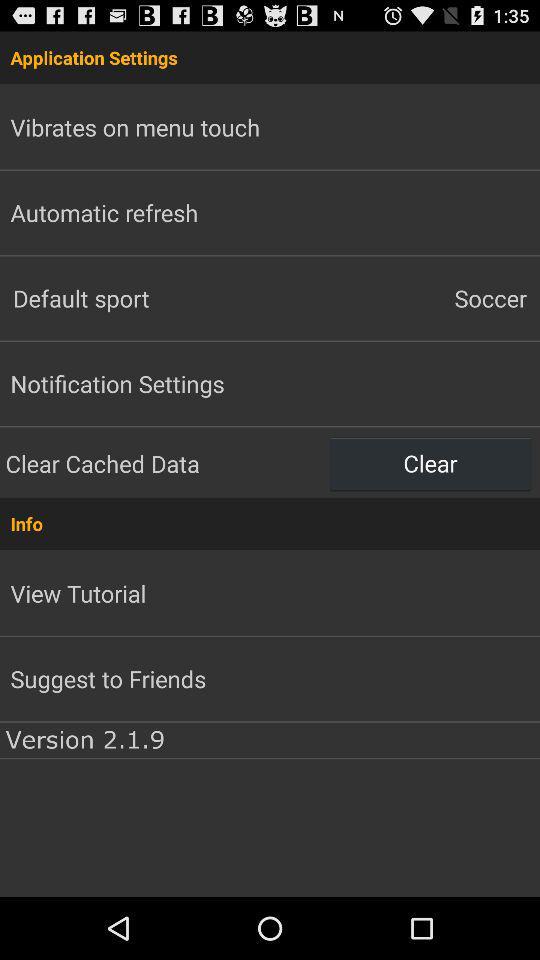  I want to click on the suggest to friends icon, so click(108, 678).